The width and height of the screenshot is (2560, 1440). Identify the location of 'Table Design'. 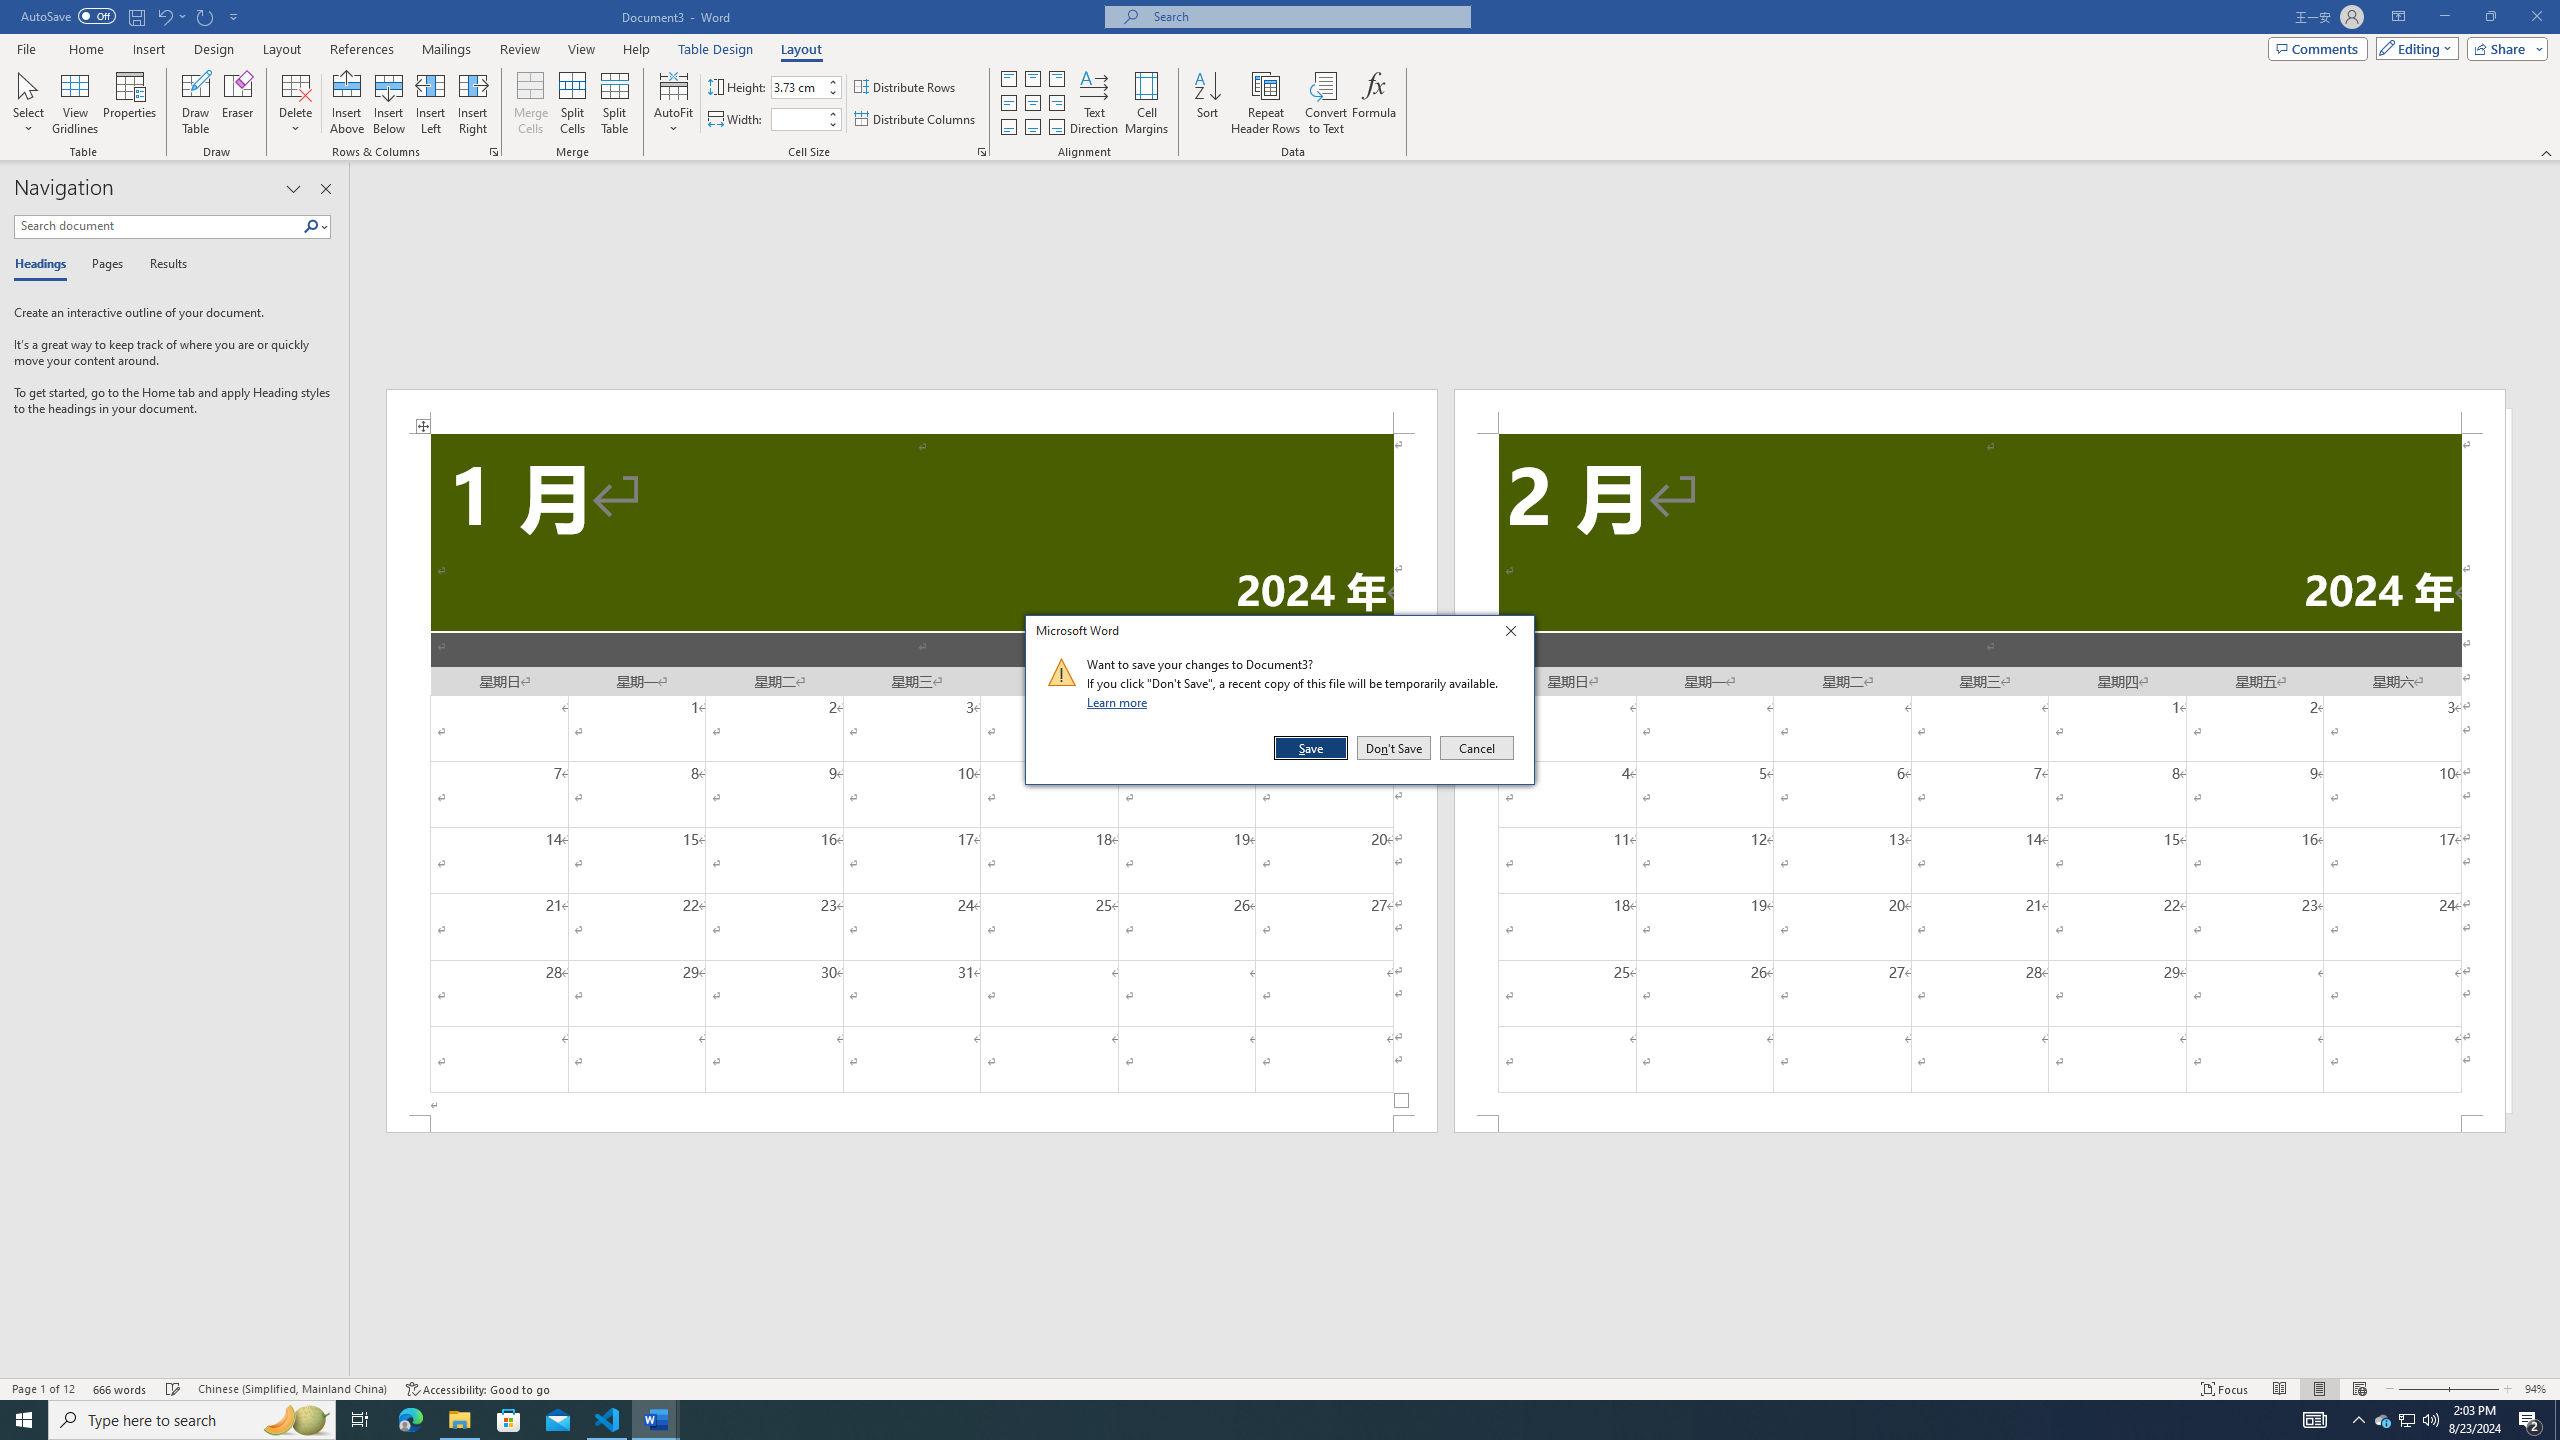
(716, 49).